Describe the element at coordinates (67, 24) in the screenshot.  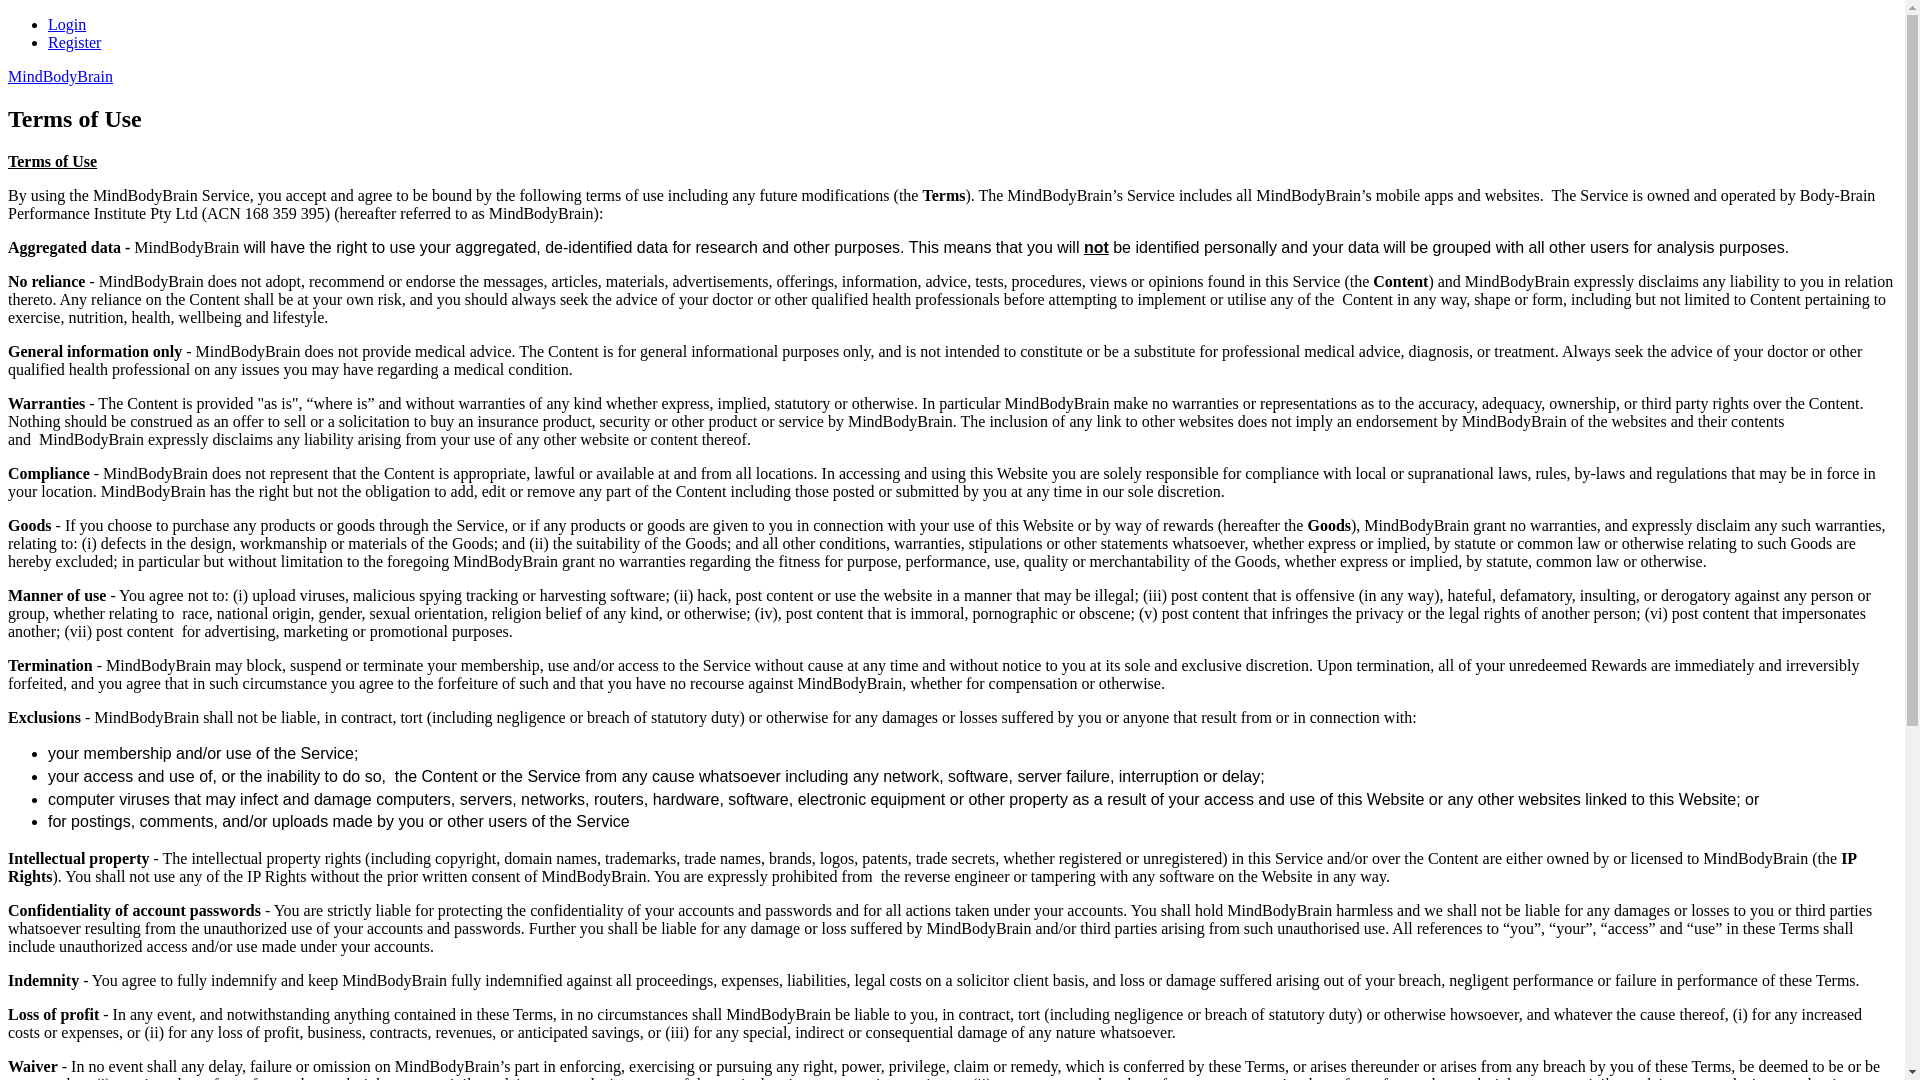
I see `'Login'` at that location.